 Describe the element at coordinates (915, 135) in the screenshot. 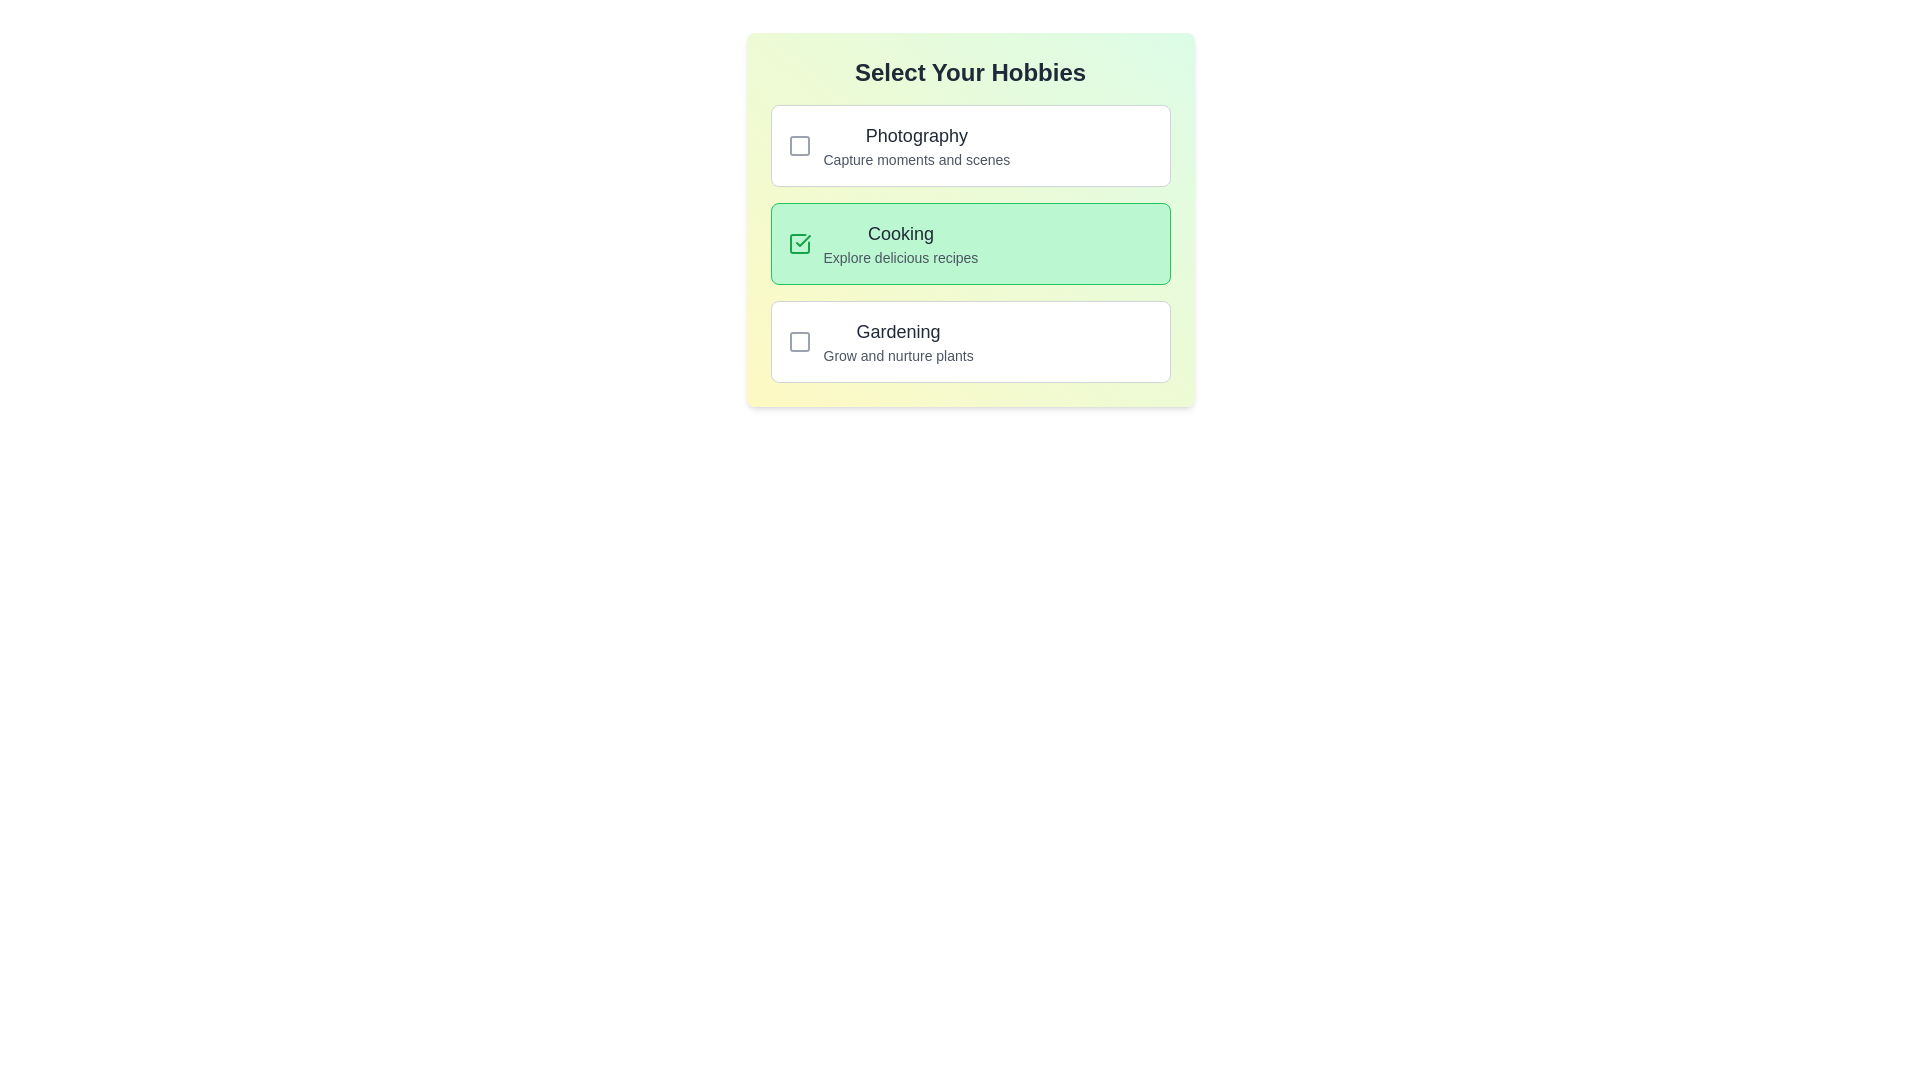

I see `the static text element that serves as the title for the option group 'Photography', which is located above the descriptive text 'Capture moments and scenes'` at that location.